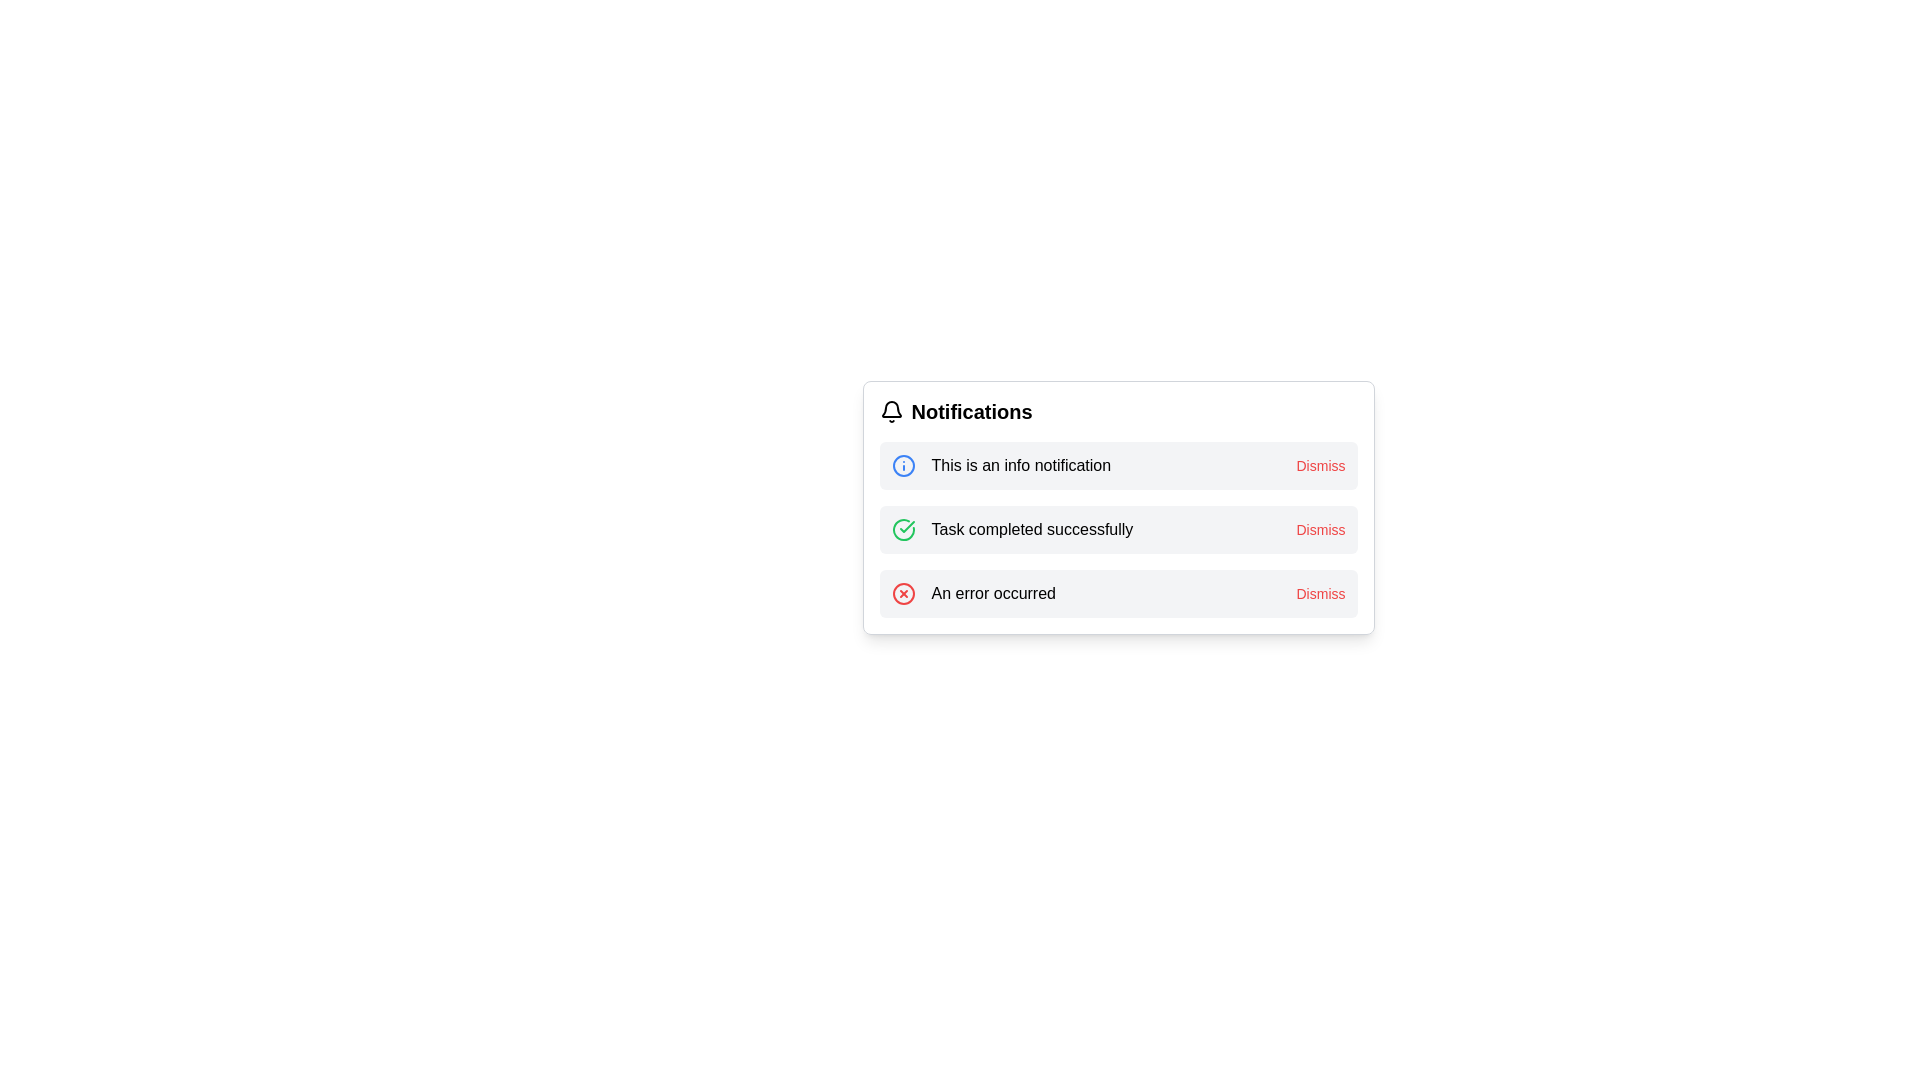  I want to click on the error status indicator located to the left of the text 'An error occurred' in the lower row of the notification component, so click(902, 593).